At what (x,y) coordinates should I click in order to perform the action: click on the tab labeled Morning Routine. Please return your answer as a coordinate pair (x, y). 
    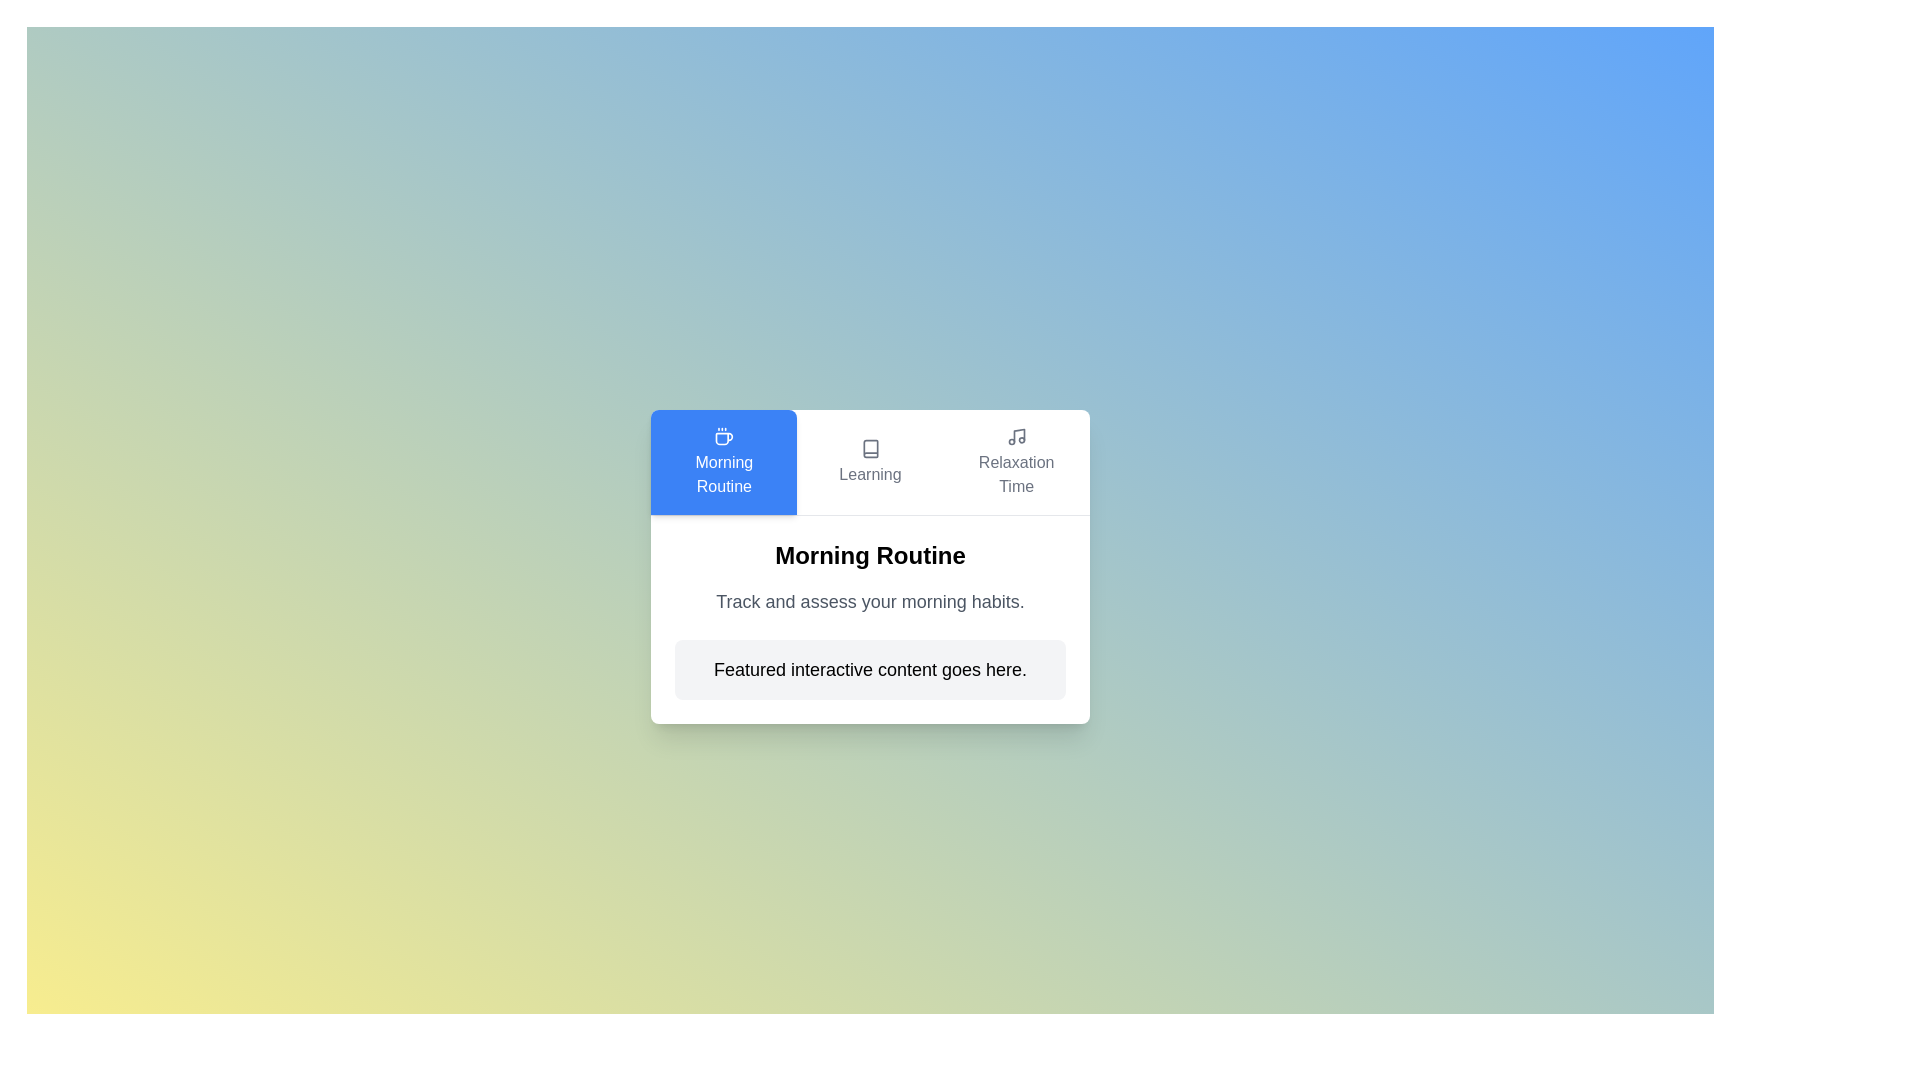
    Looking at the image, I should click on (723, 462).